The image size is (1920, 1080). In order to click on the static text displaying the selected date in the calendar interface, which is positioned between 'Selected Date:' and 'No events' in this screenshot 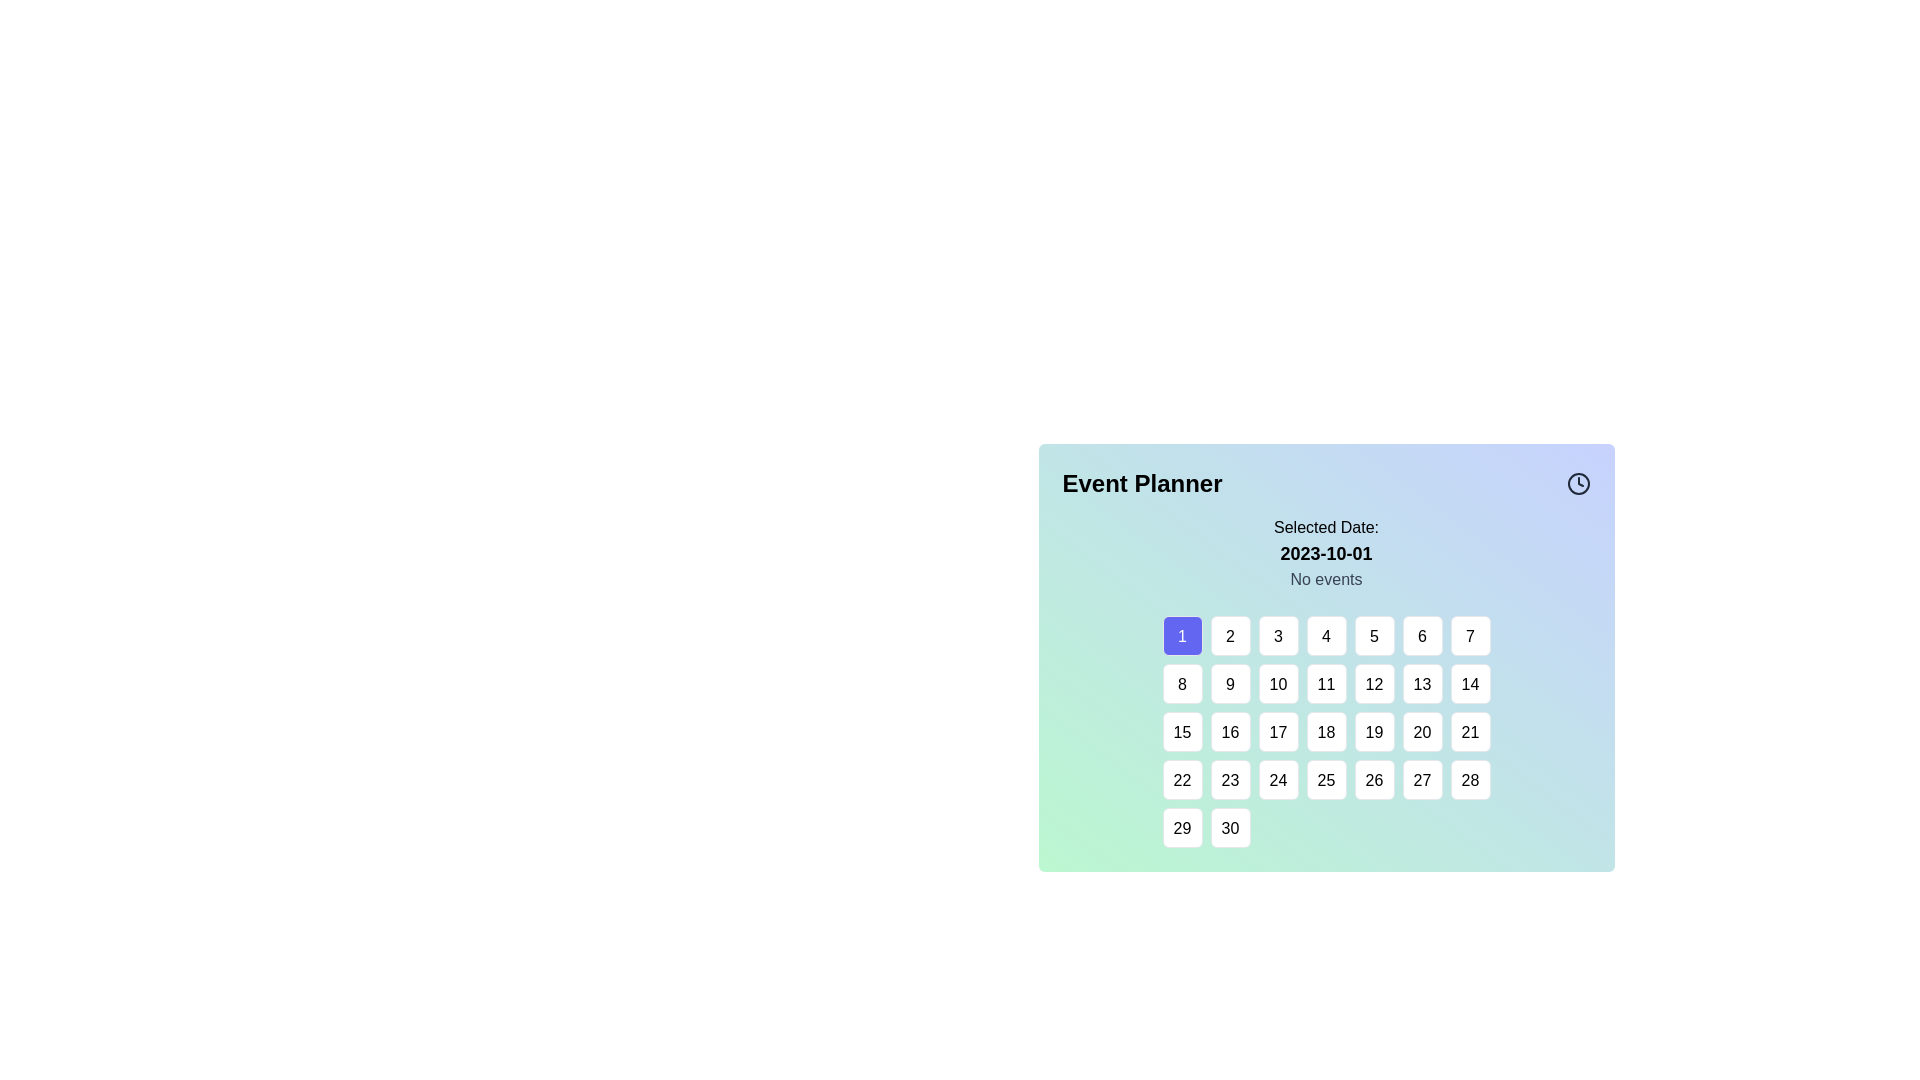, I will do `click(1326, 554)`.